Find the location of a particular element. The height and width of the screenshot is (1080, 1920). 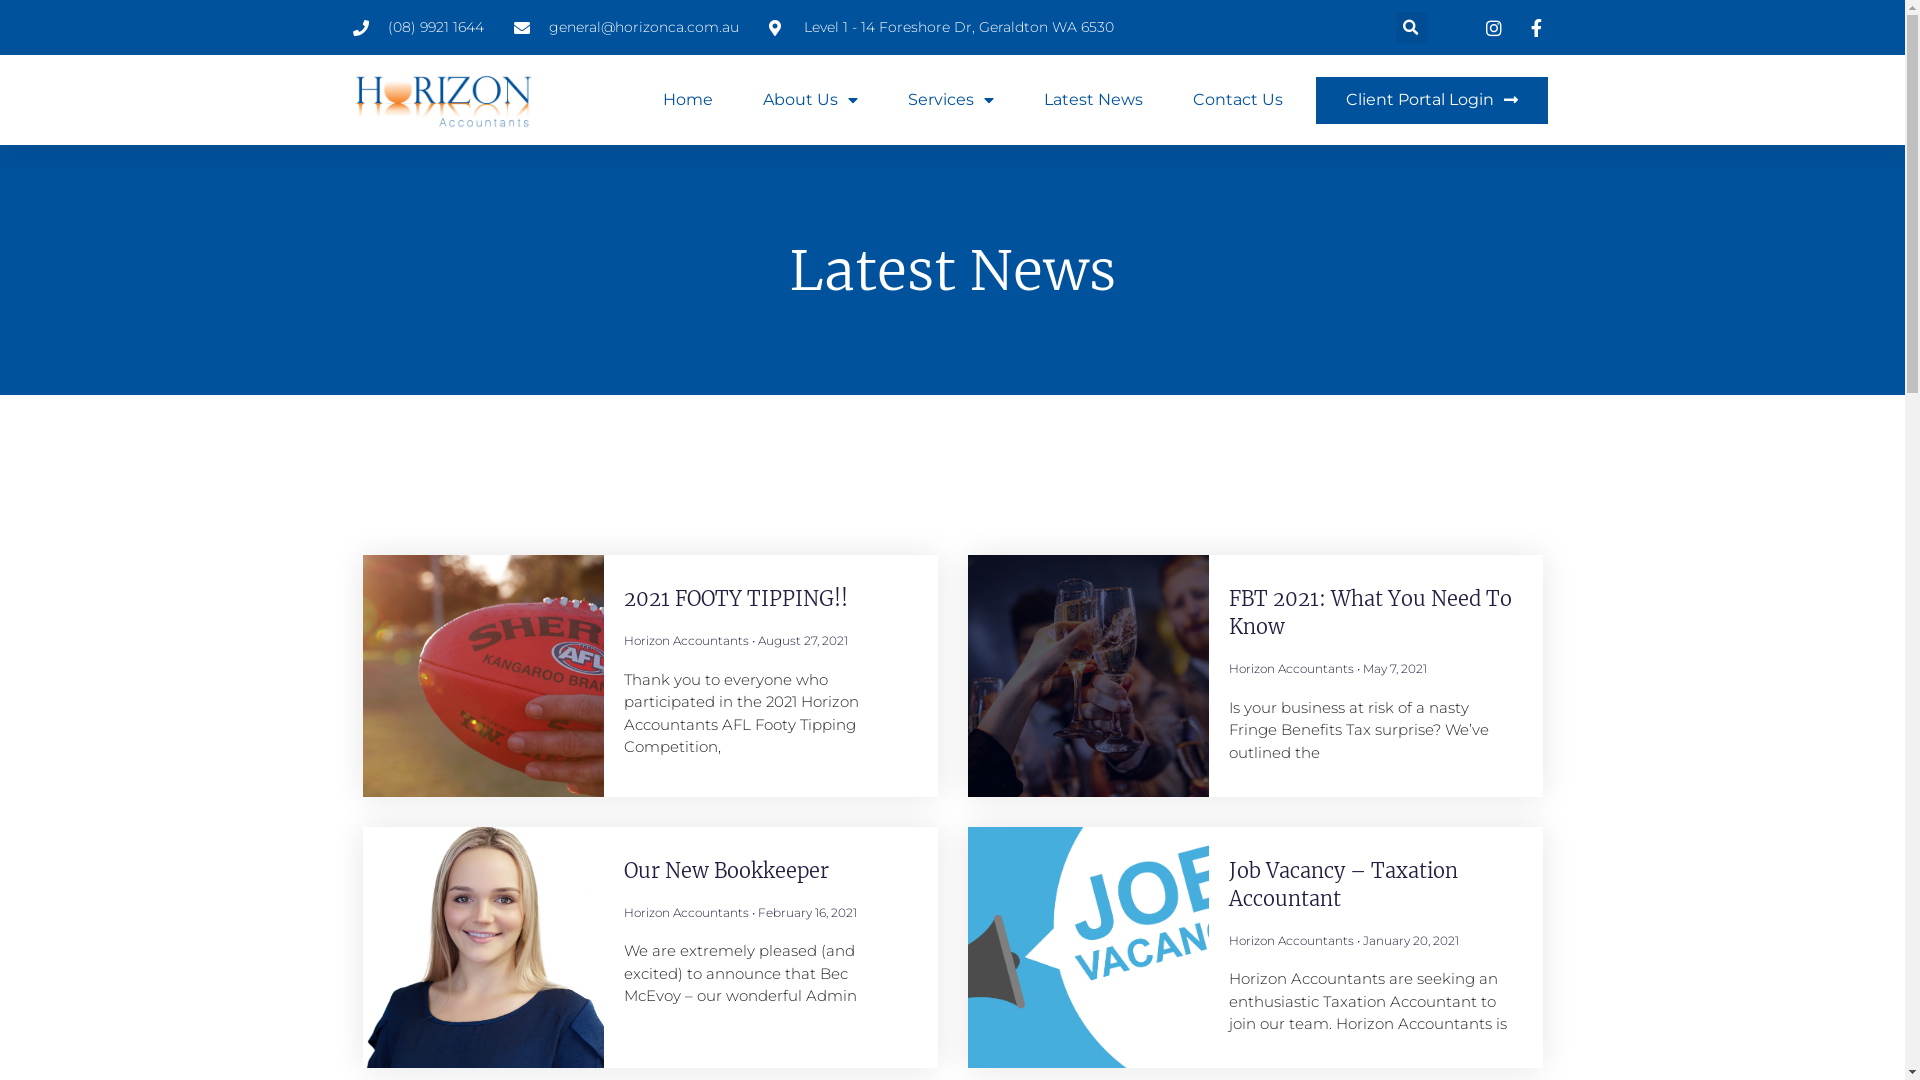

'2021 FOOTY TIPPING!!' is located at coordinates (623, 597).